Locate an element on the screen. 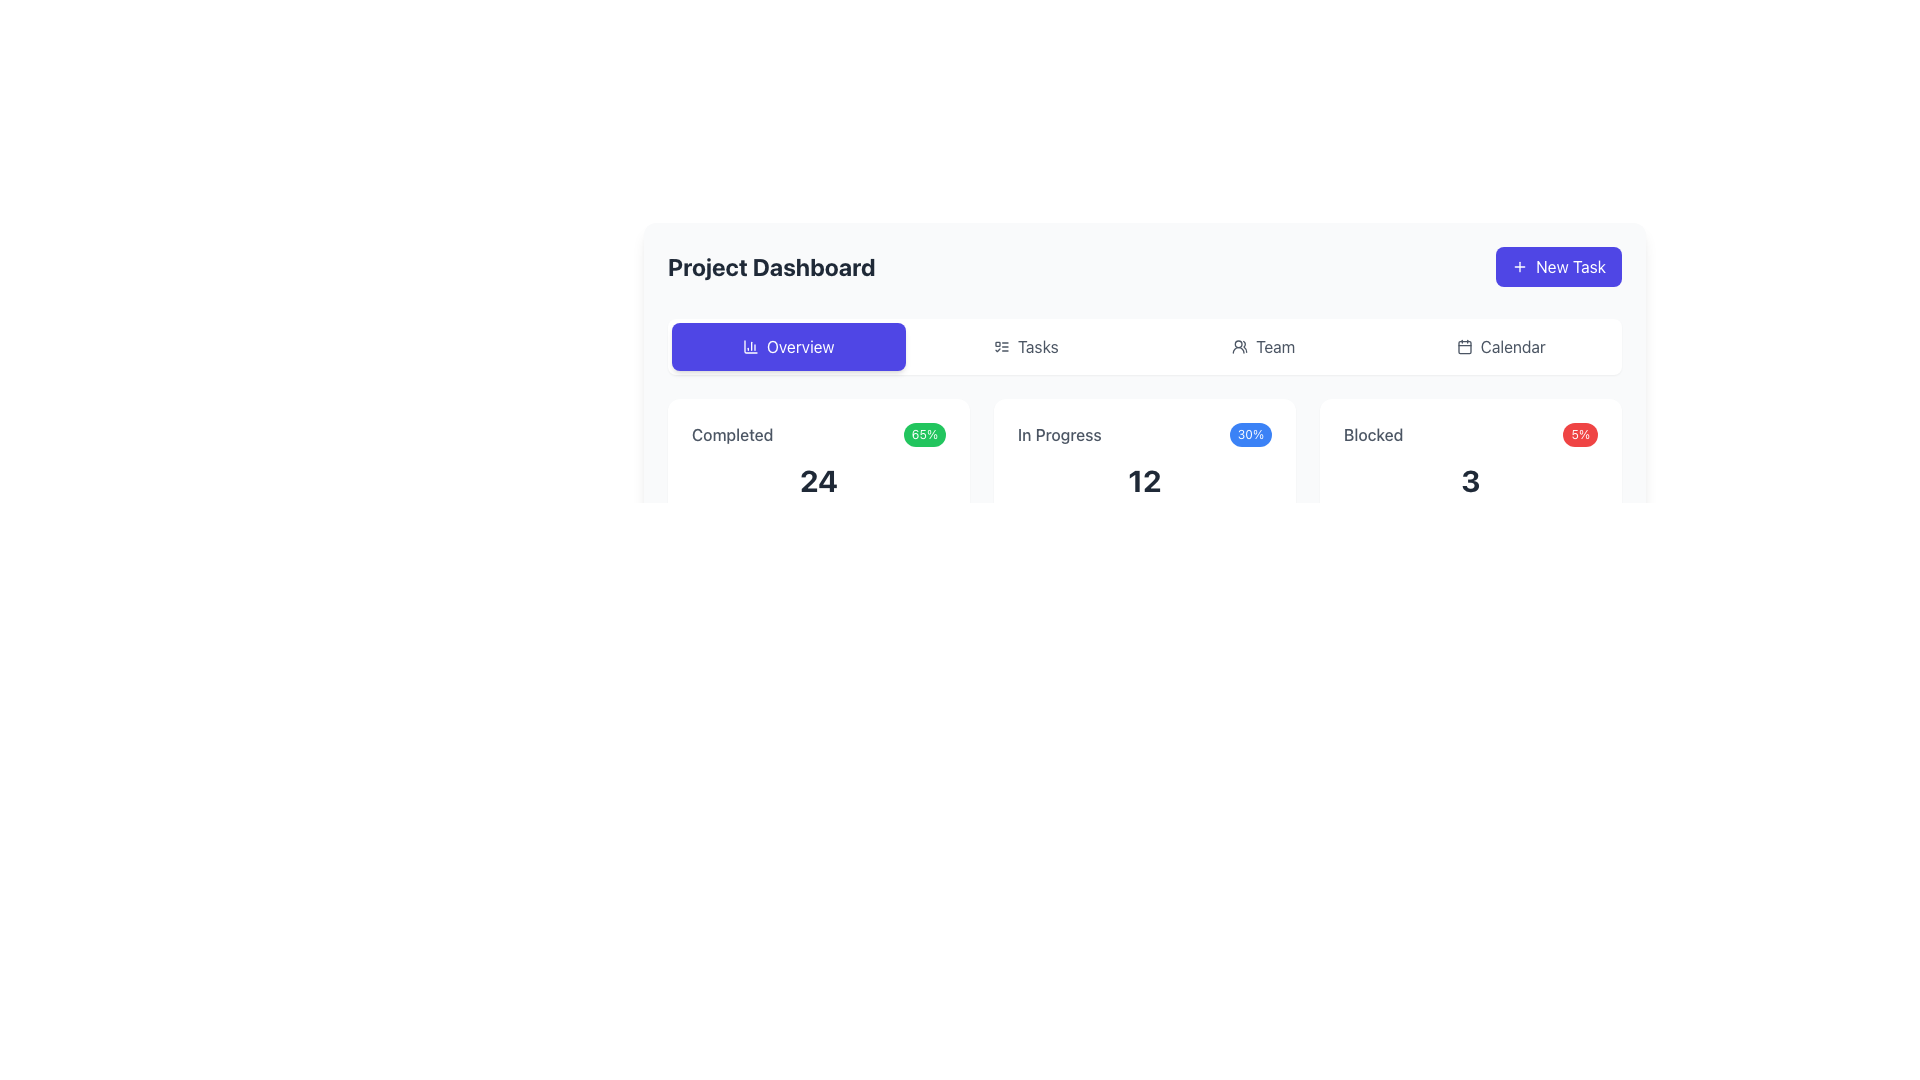 The image size is (1920, 1080). SVG column chart icon located within the 'Overview' button, which is centered horizontally to the left of the 'Overview' text, for design purposes is located at coordinates (749, 346).